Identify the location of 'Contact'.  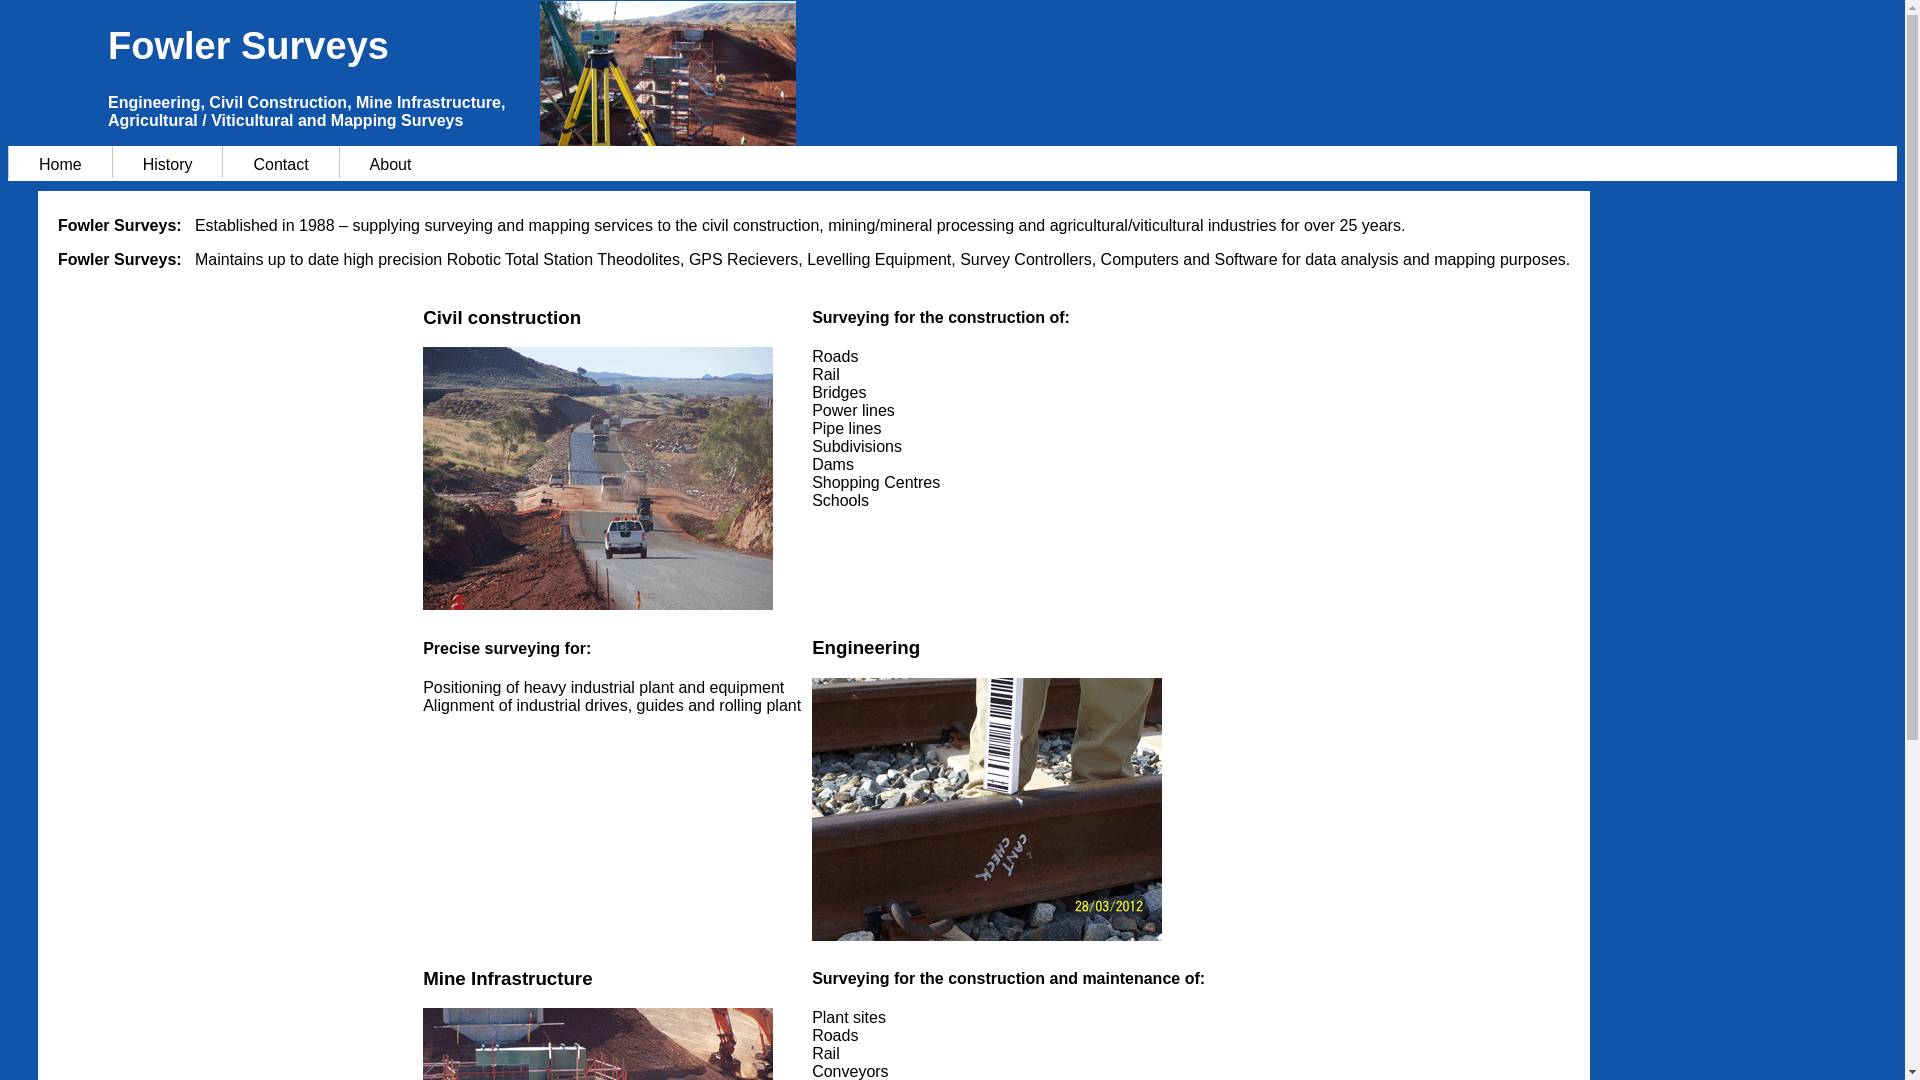
(221, 161).